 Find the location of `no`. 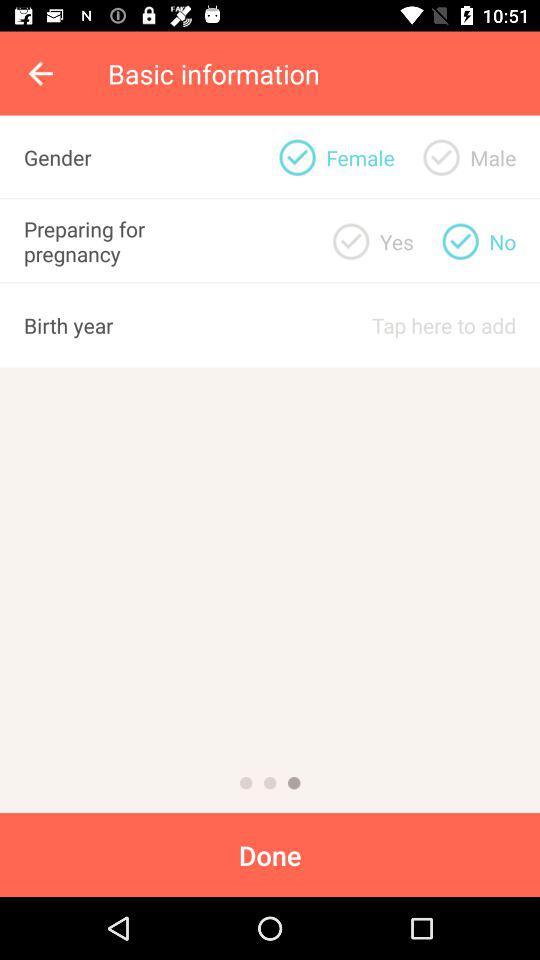

no is located at coordinates (460, 240).